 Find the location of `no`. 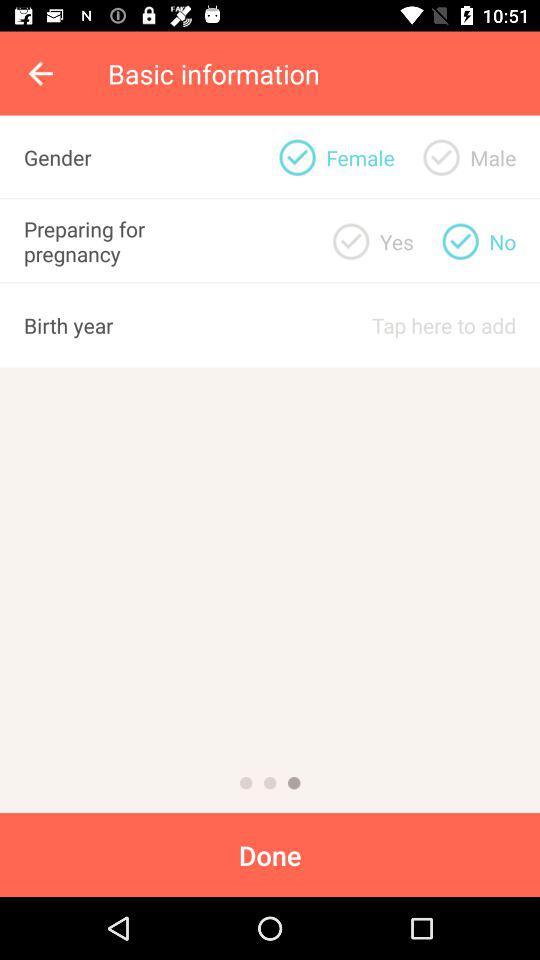

no is located at coordinates (460, 240).